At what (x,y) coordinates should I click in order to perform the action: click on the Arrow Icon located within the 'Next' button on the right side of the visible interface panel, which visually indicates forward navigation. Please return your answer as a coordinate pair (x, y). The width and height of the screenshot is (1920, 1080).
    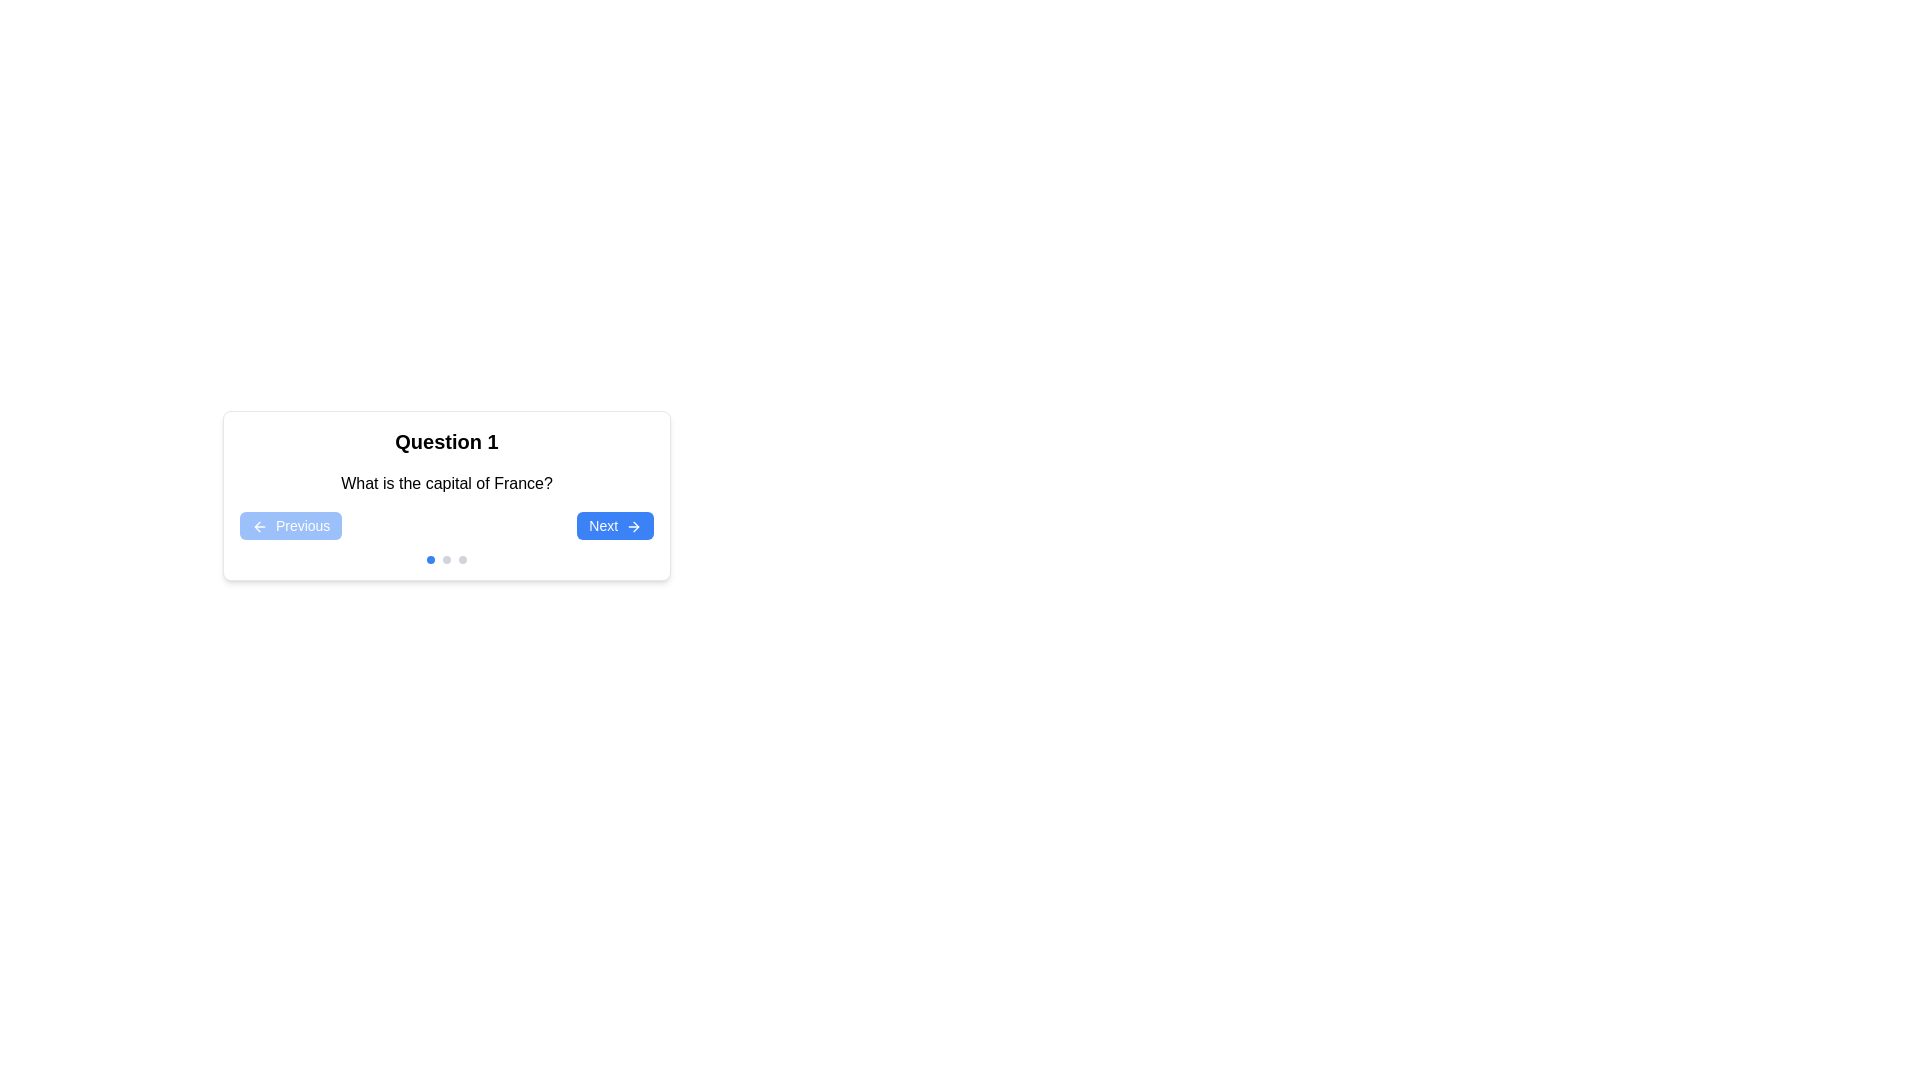
    Looking at the image, I should click on (635, 526).